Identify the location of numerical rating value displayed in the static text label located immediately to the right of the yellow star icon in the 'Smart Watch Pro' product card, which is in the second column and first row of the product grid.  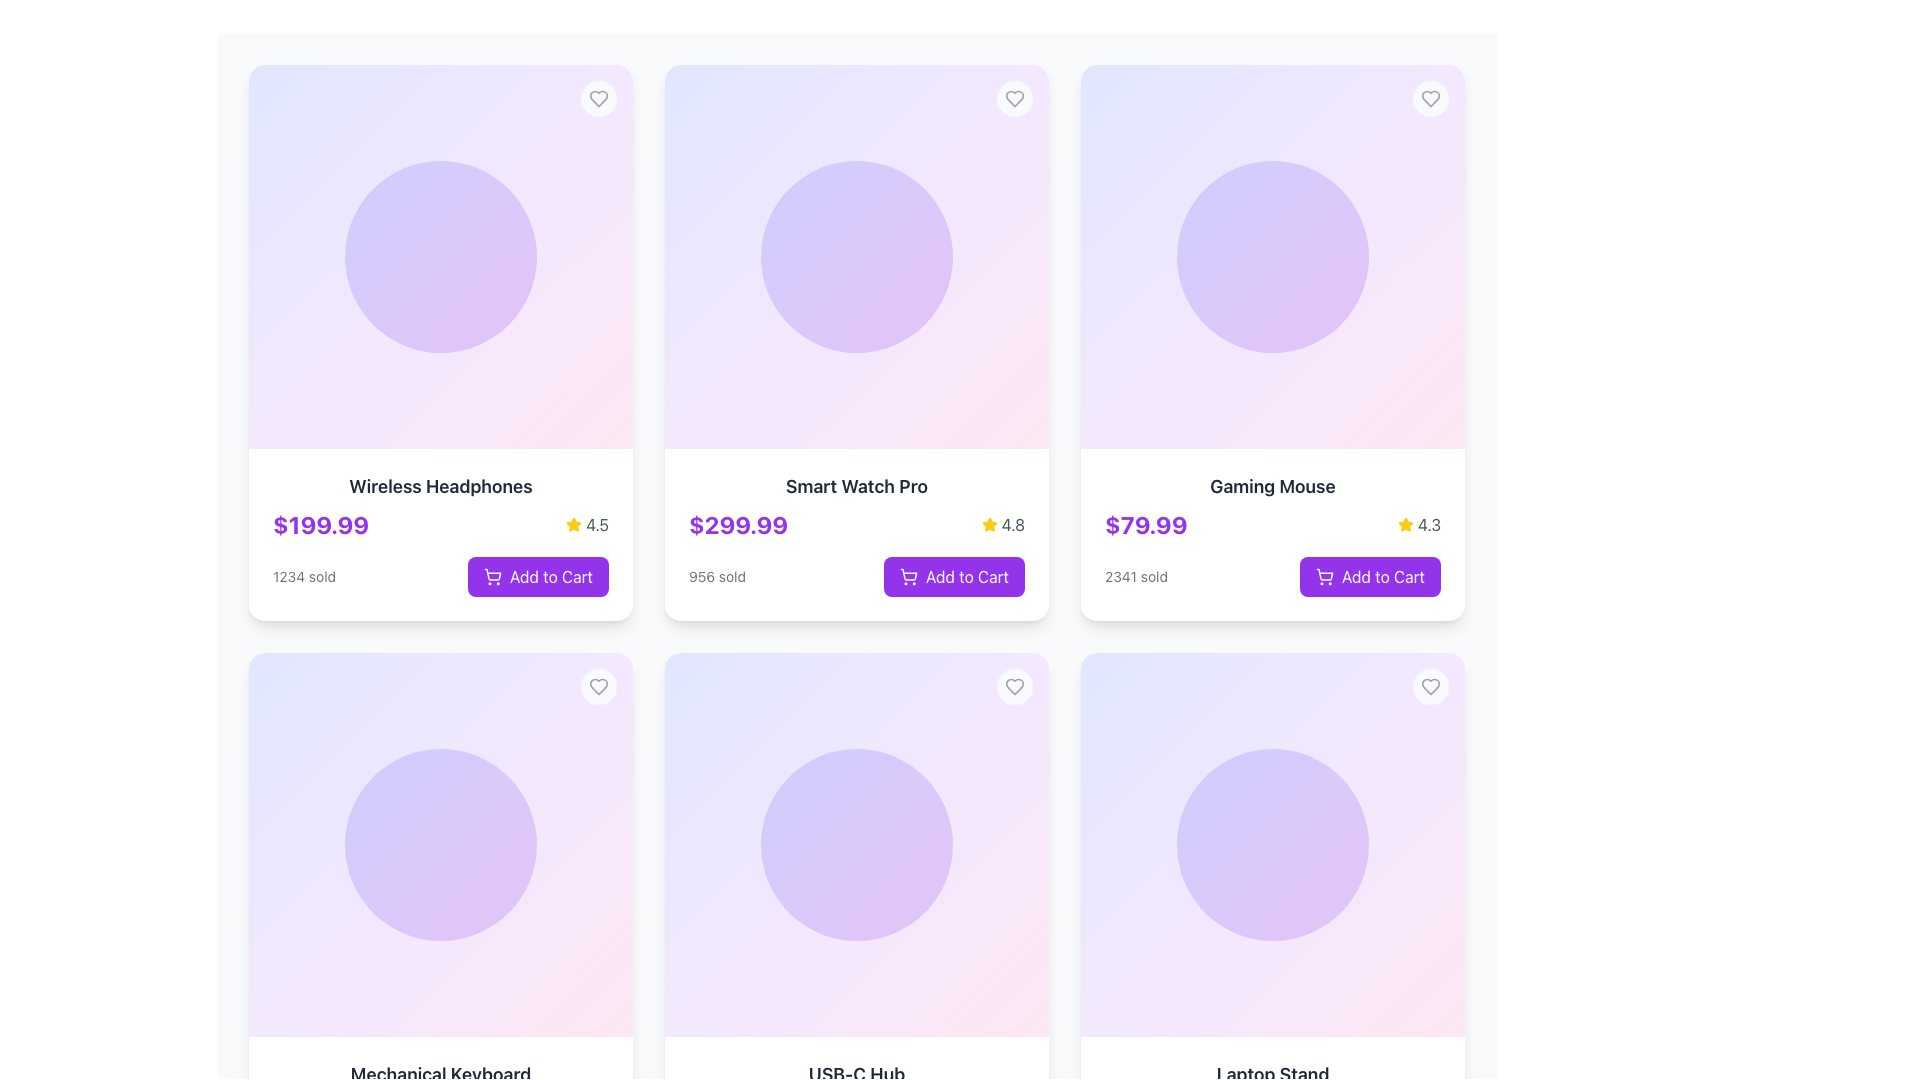
(1013, 523).